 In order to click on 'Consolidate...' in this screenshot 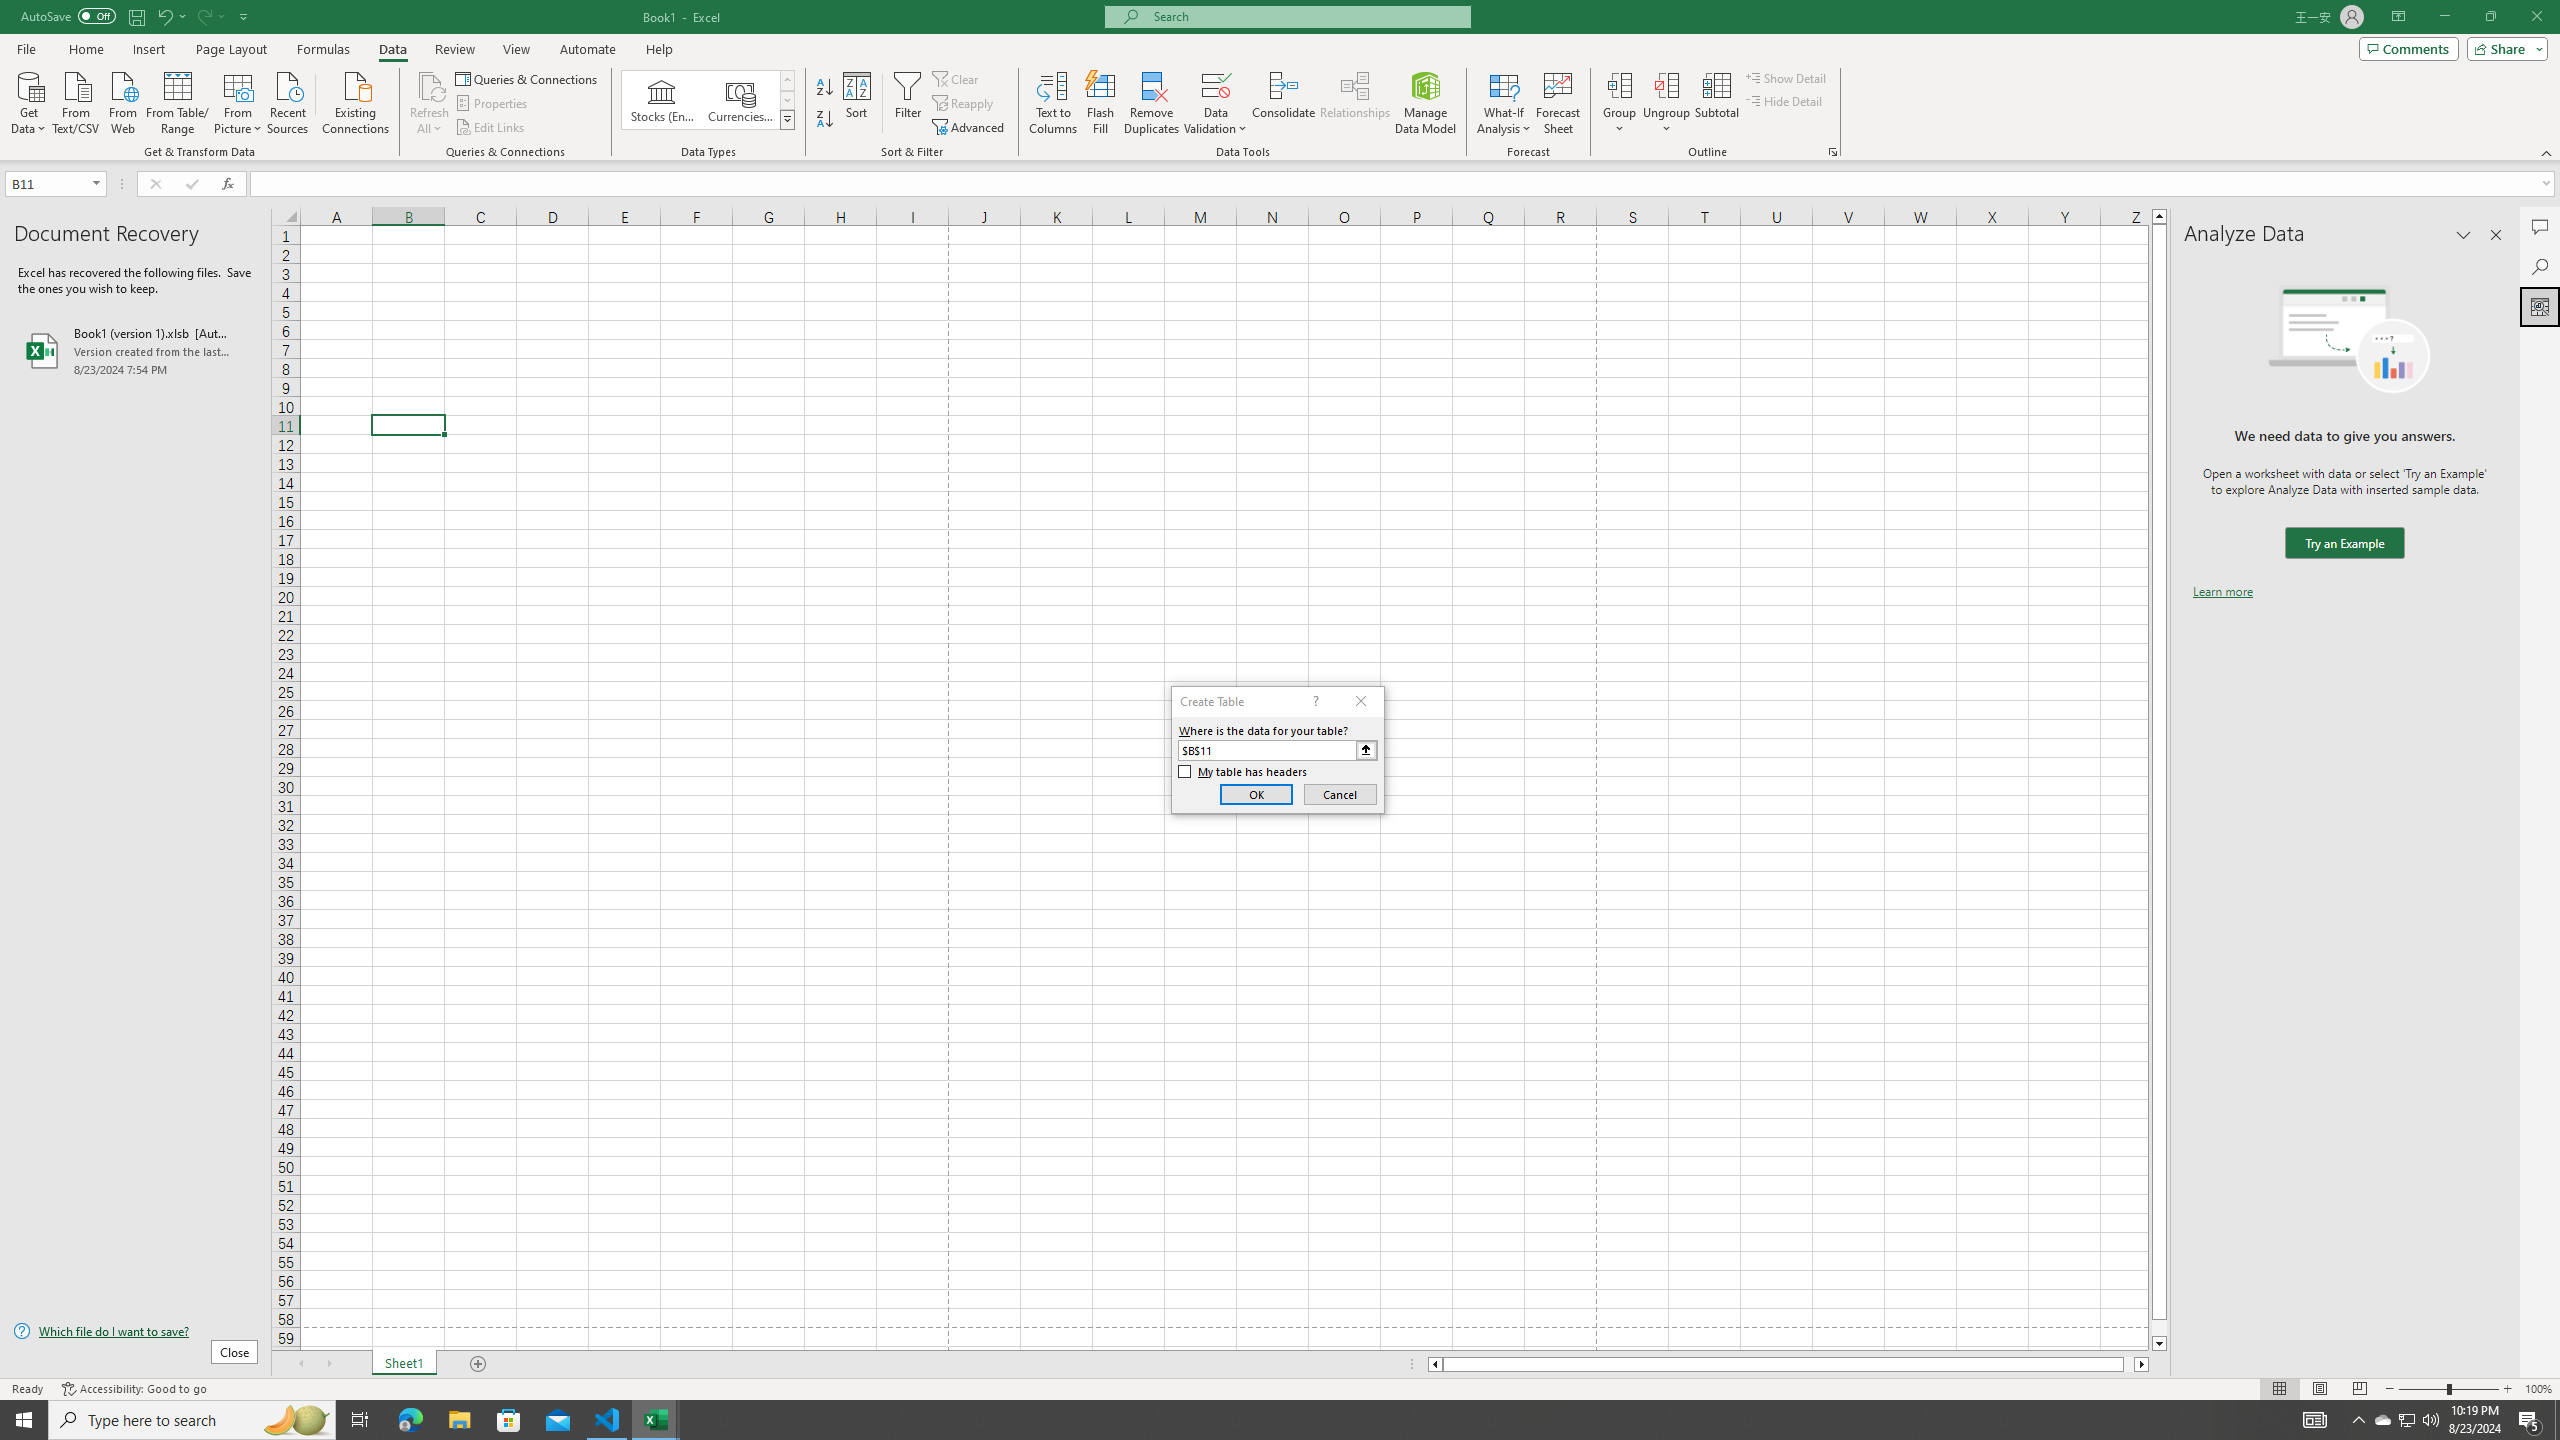, I will do `click(1283, 103)`.